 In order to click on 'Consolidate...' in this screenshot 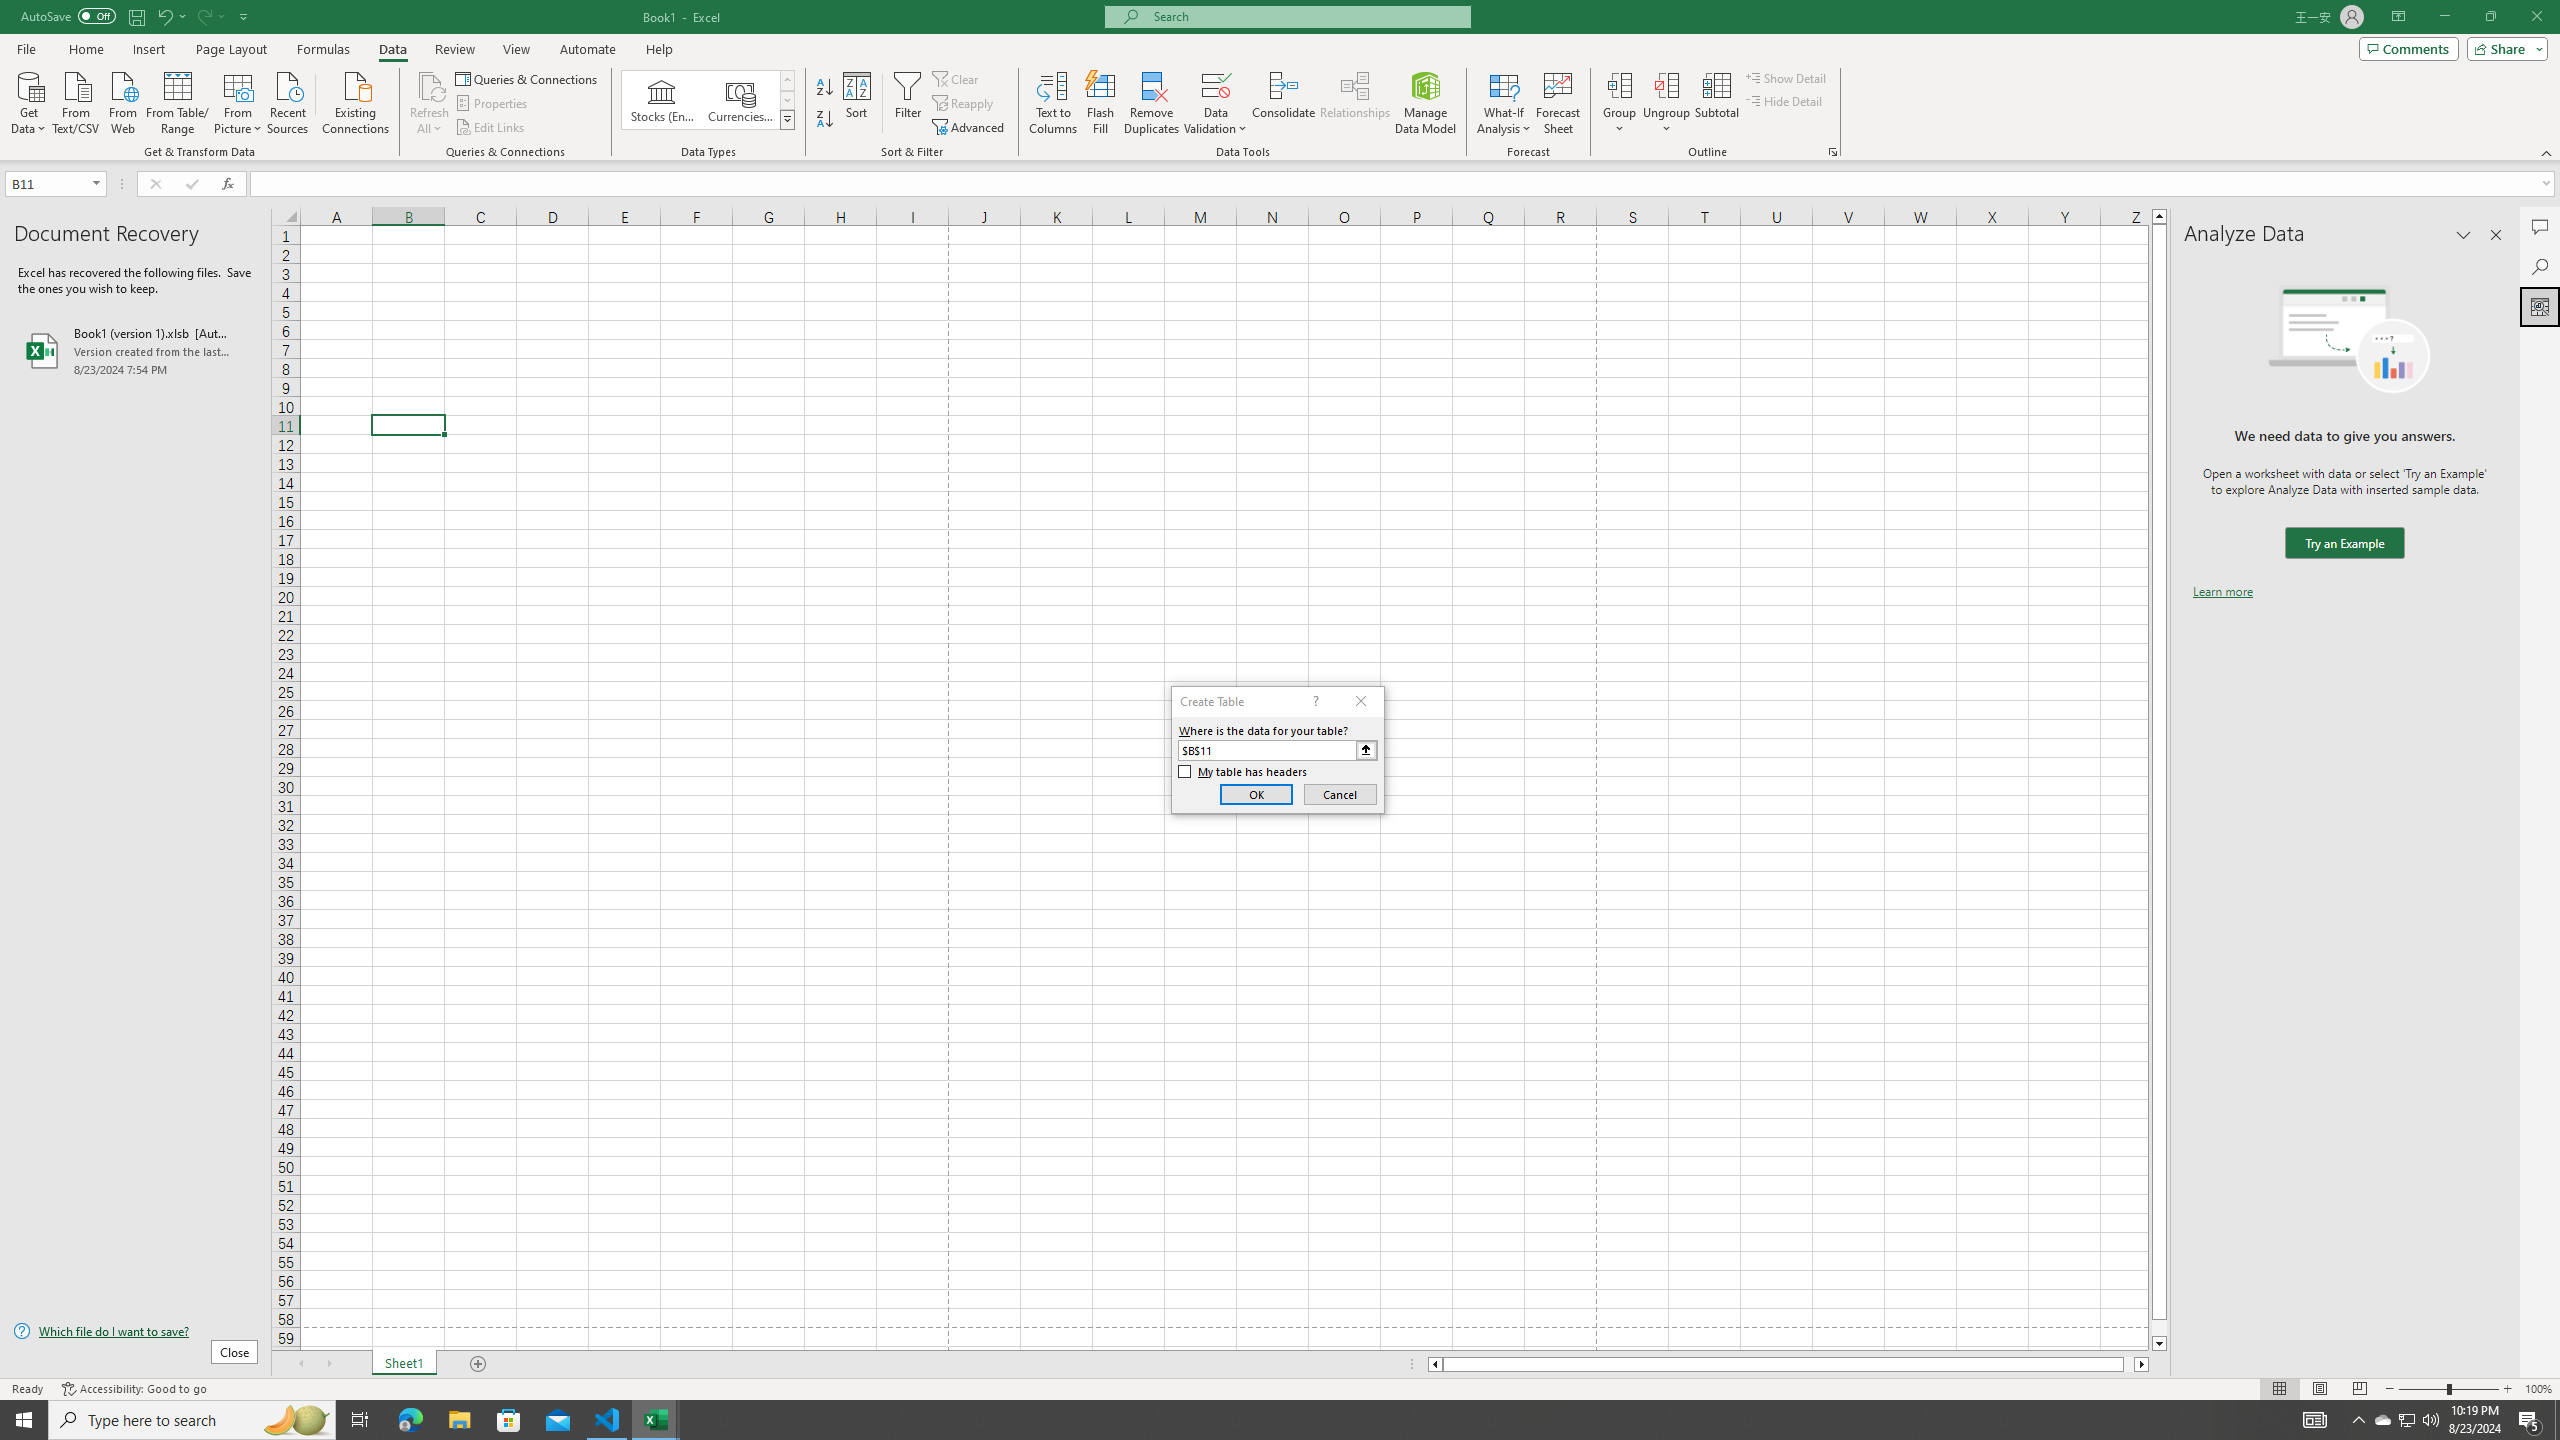, I will do `click(1283, 103)`.